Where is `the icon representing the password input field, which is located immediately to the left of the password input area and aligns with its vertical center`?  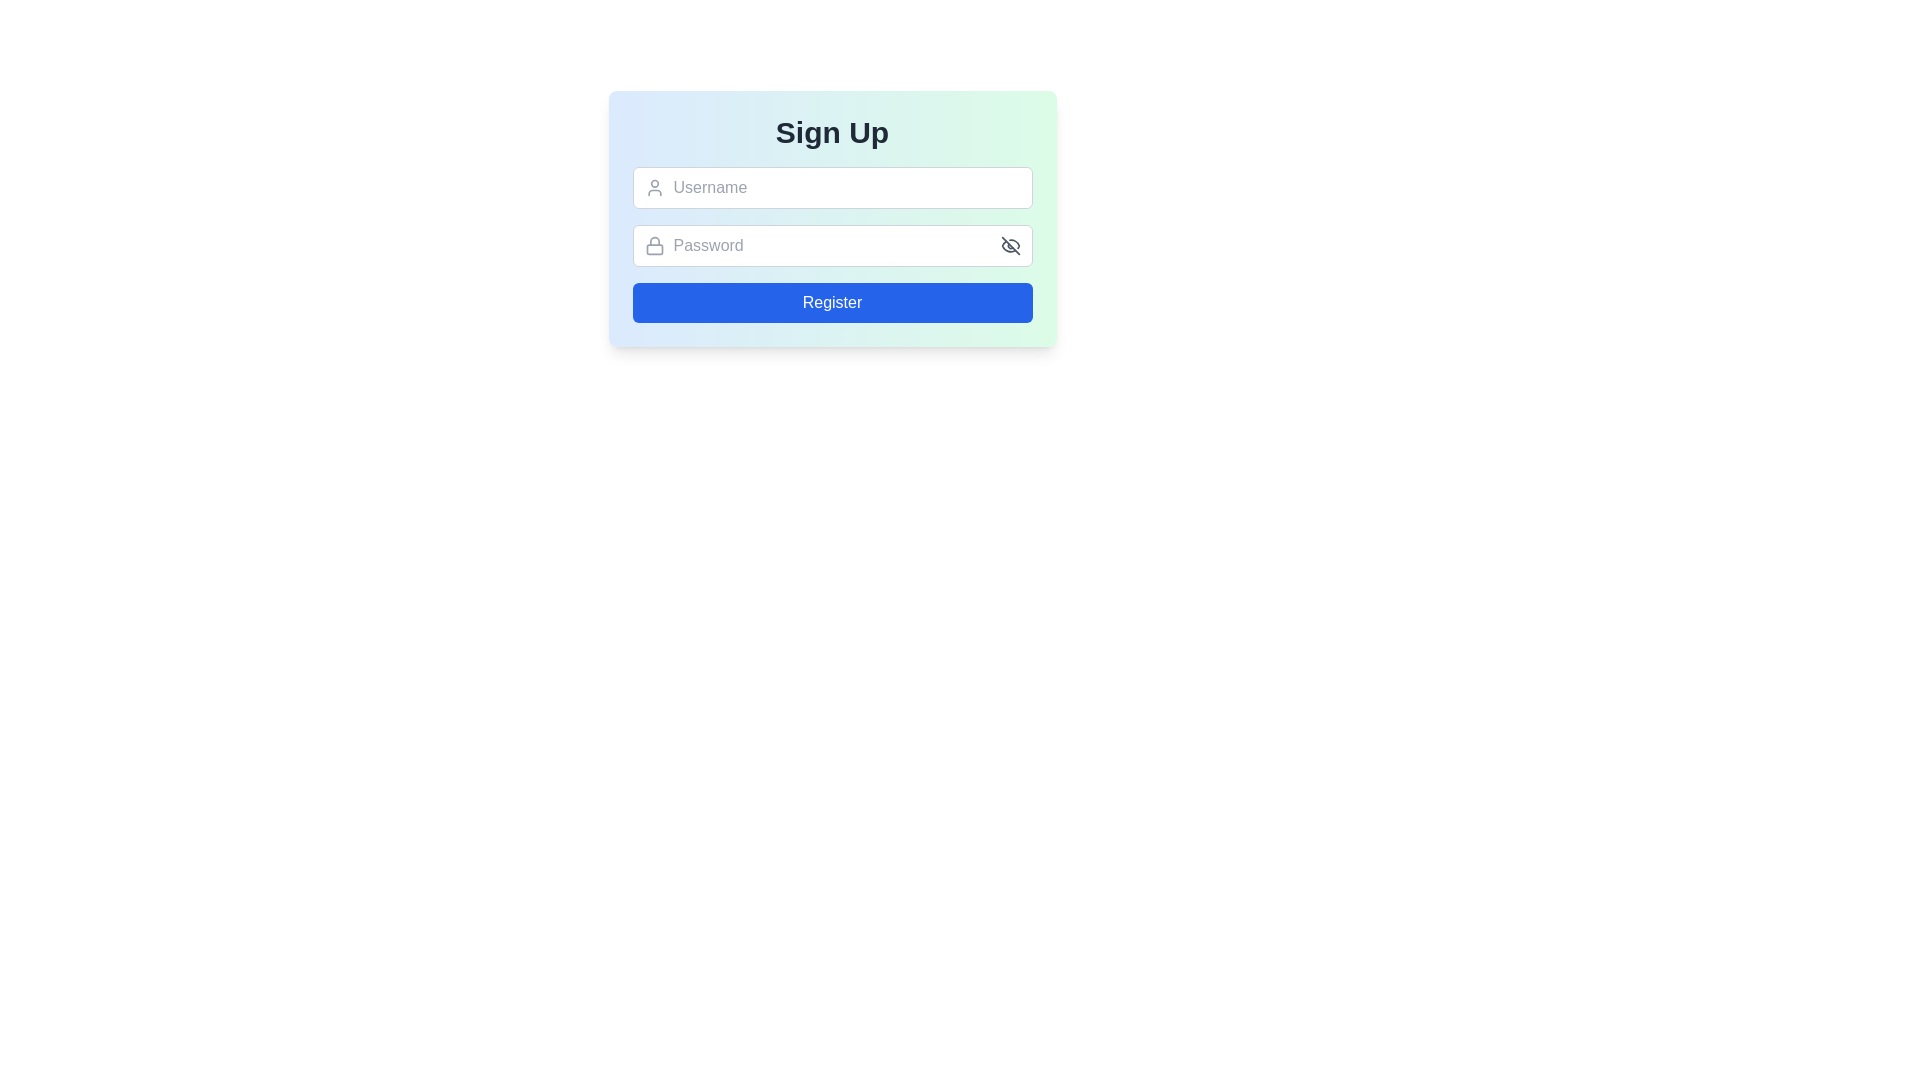 the icon representing the password input field, which is located immediately to the left of the password input area and aligns with its vertical center is located at coordinates (654, 245).